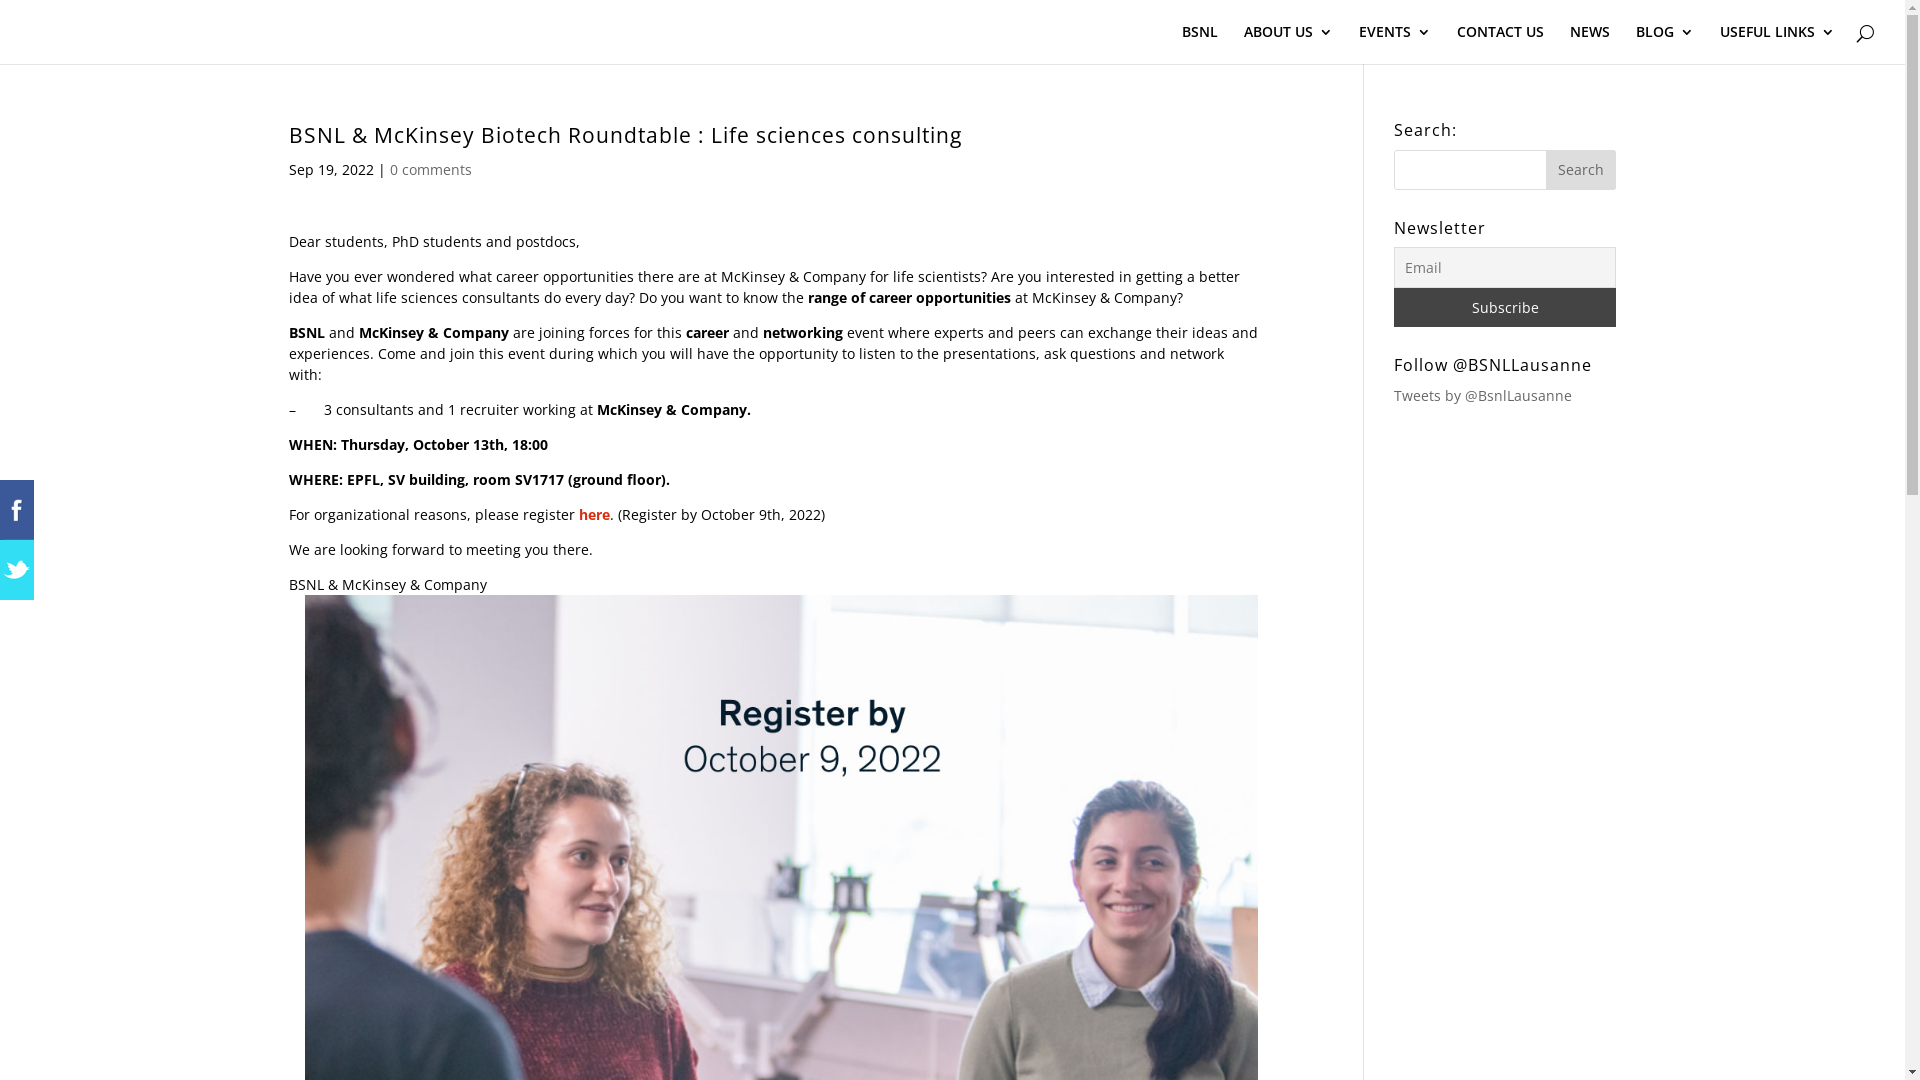 The width and height of the screenshot is (1920, 1080). Describe the element at coordinates (1777, 44) in the screenshot. I see `'USEFUL LINKS'` at that location.